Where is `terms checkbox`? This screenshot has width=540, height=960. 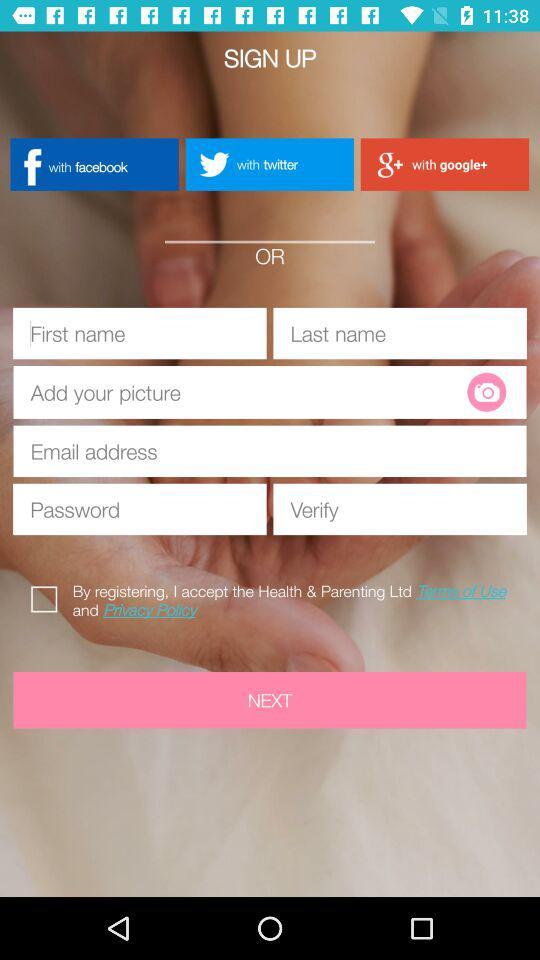
terms checkbox is located at coordinates (48, 596).